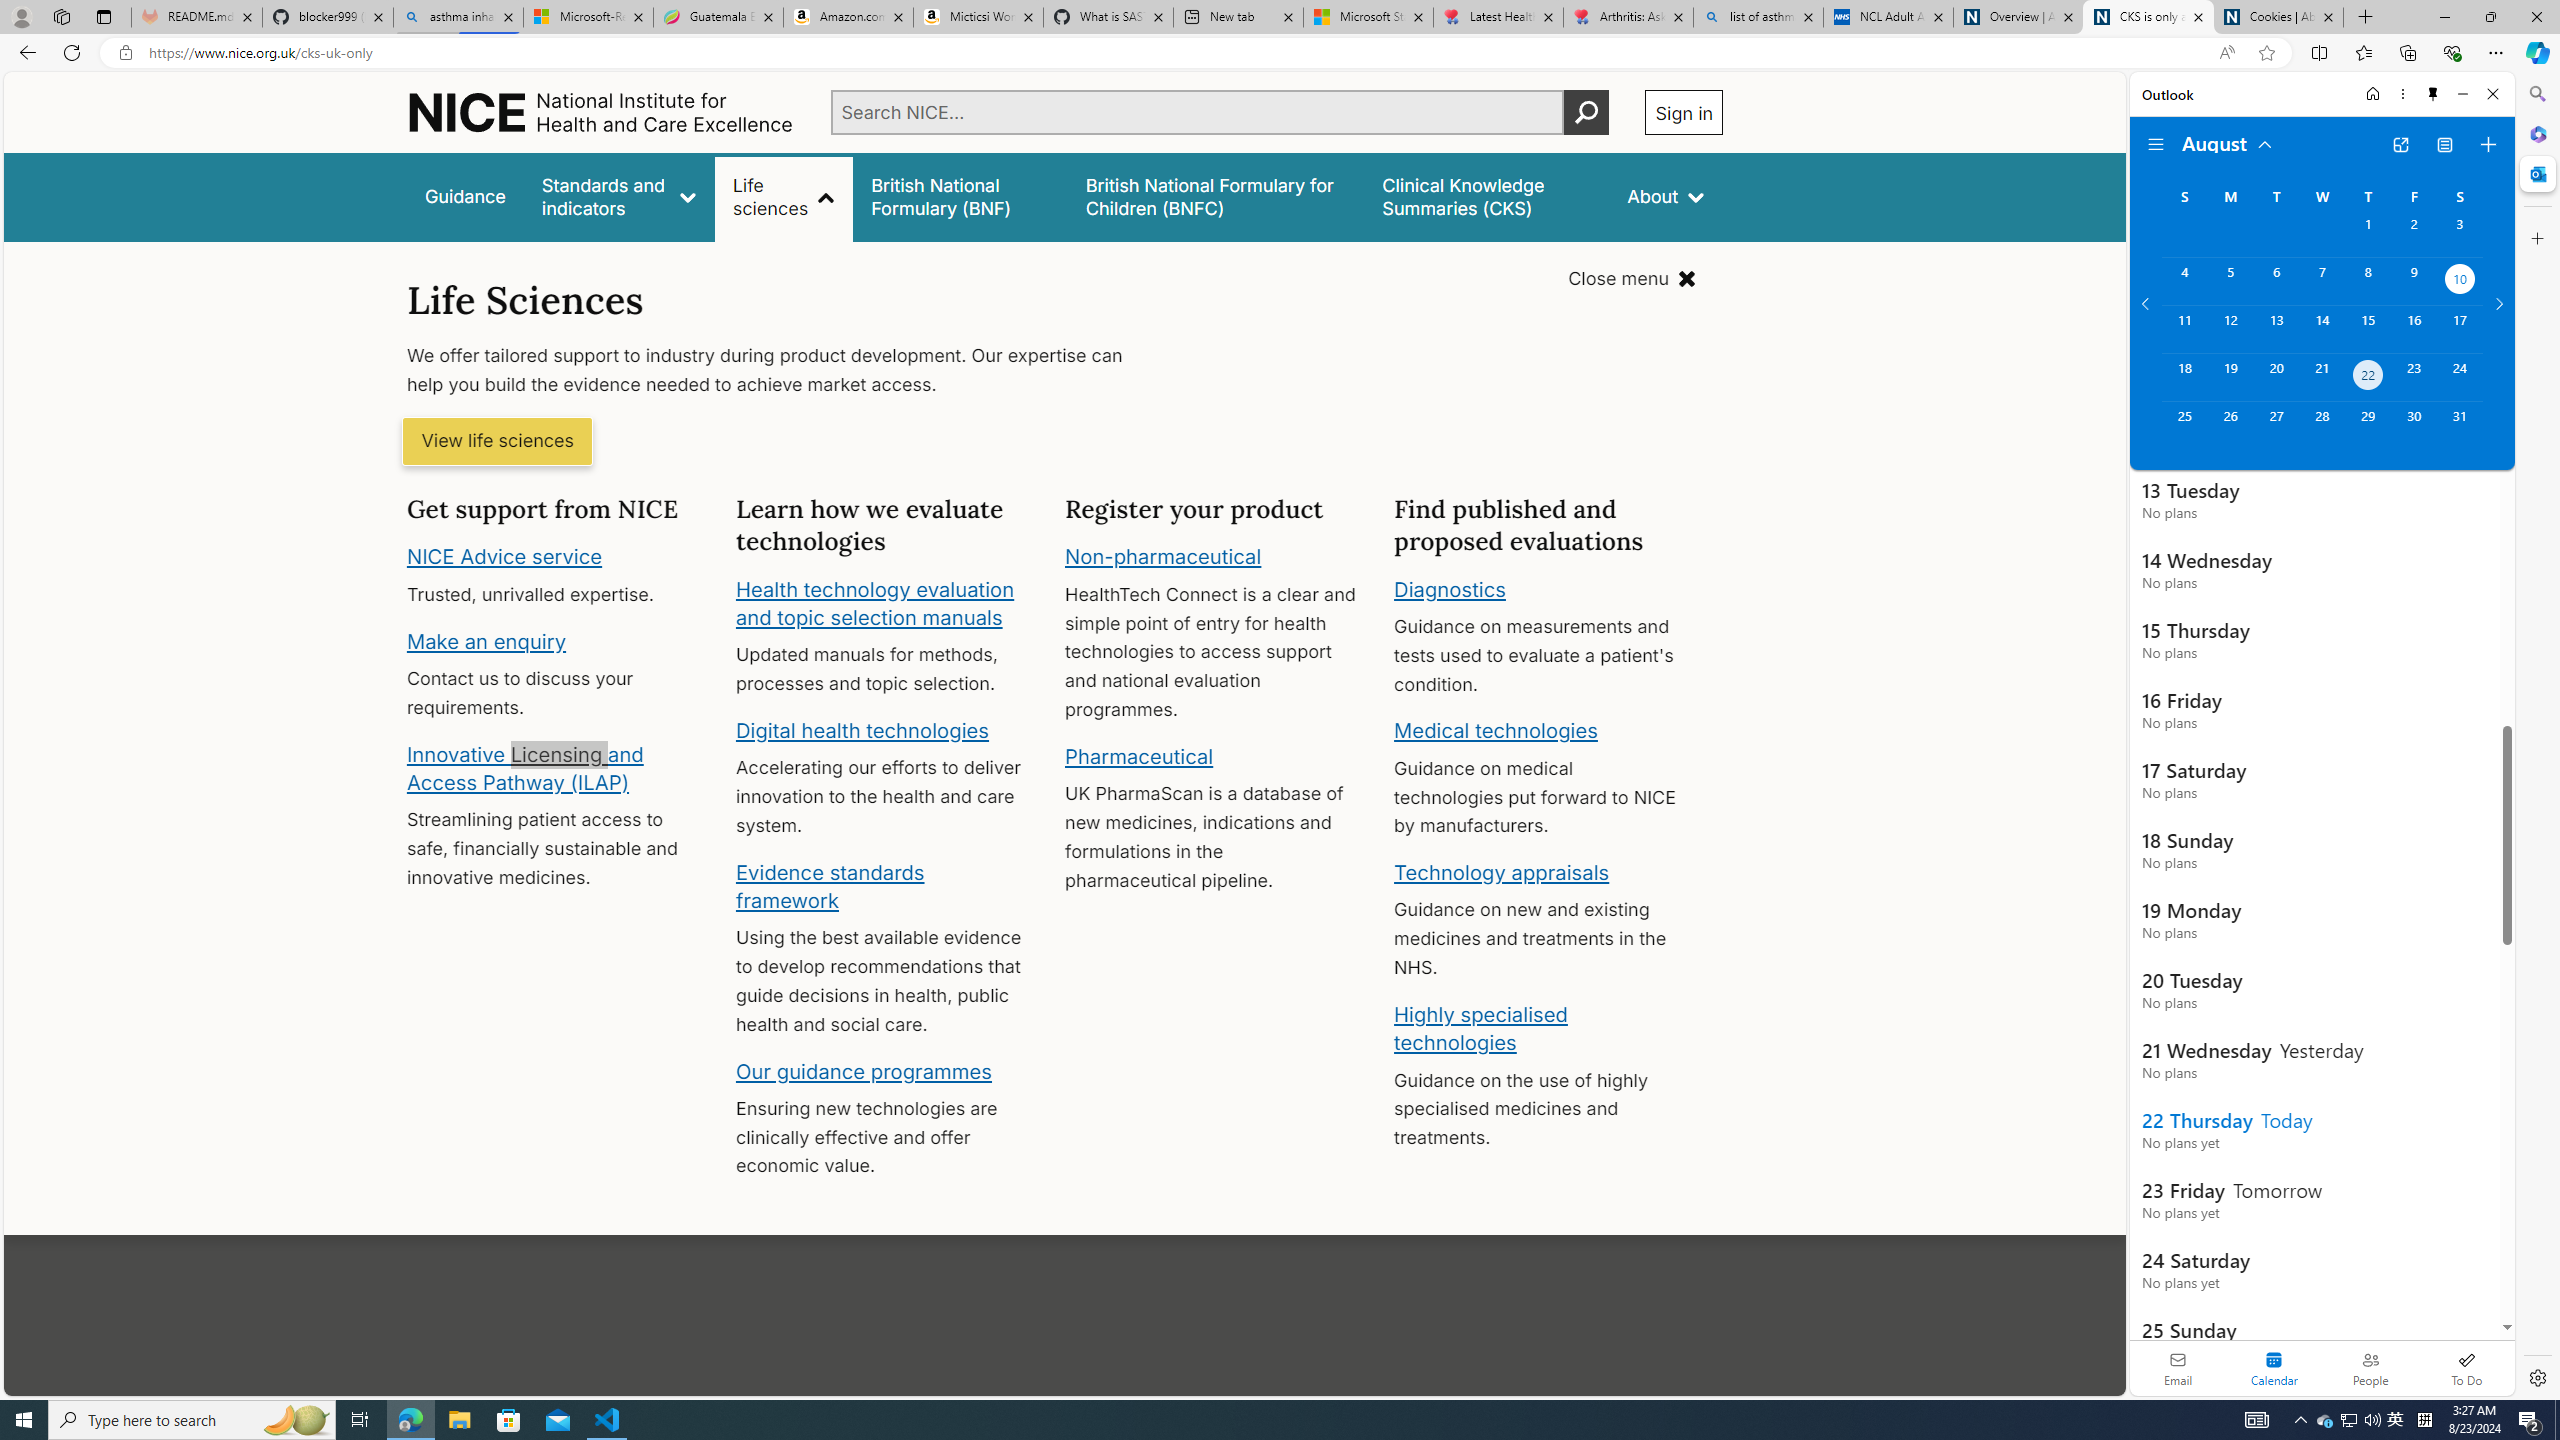 The width and height of the screenshot is (2560, 1440). Describe the element at coordinates (2184, 329) in the screenshot. I see `'Sunday, August 11, 2024. '` at that location.